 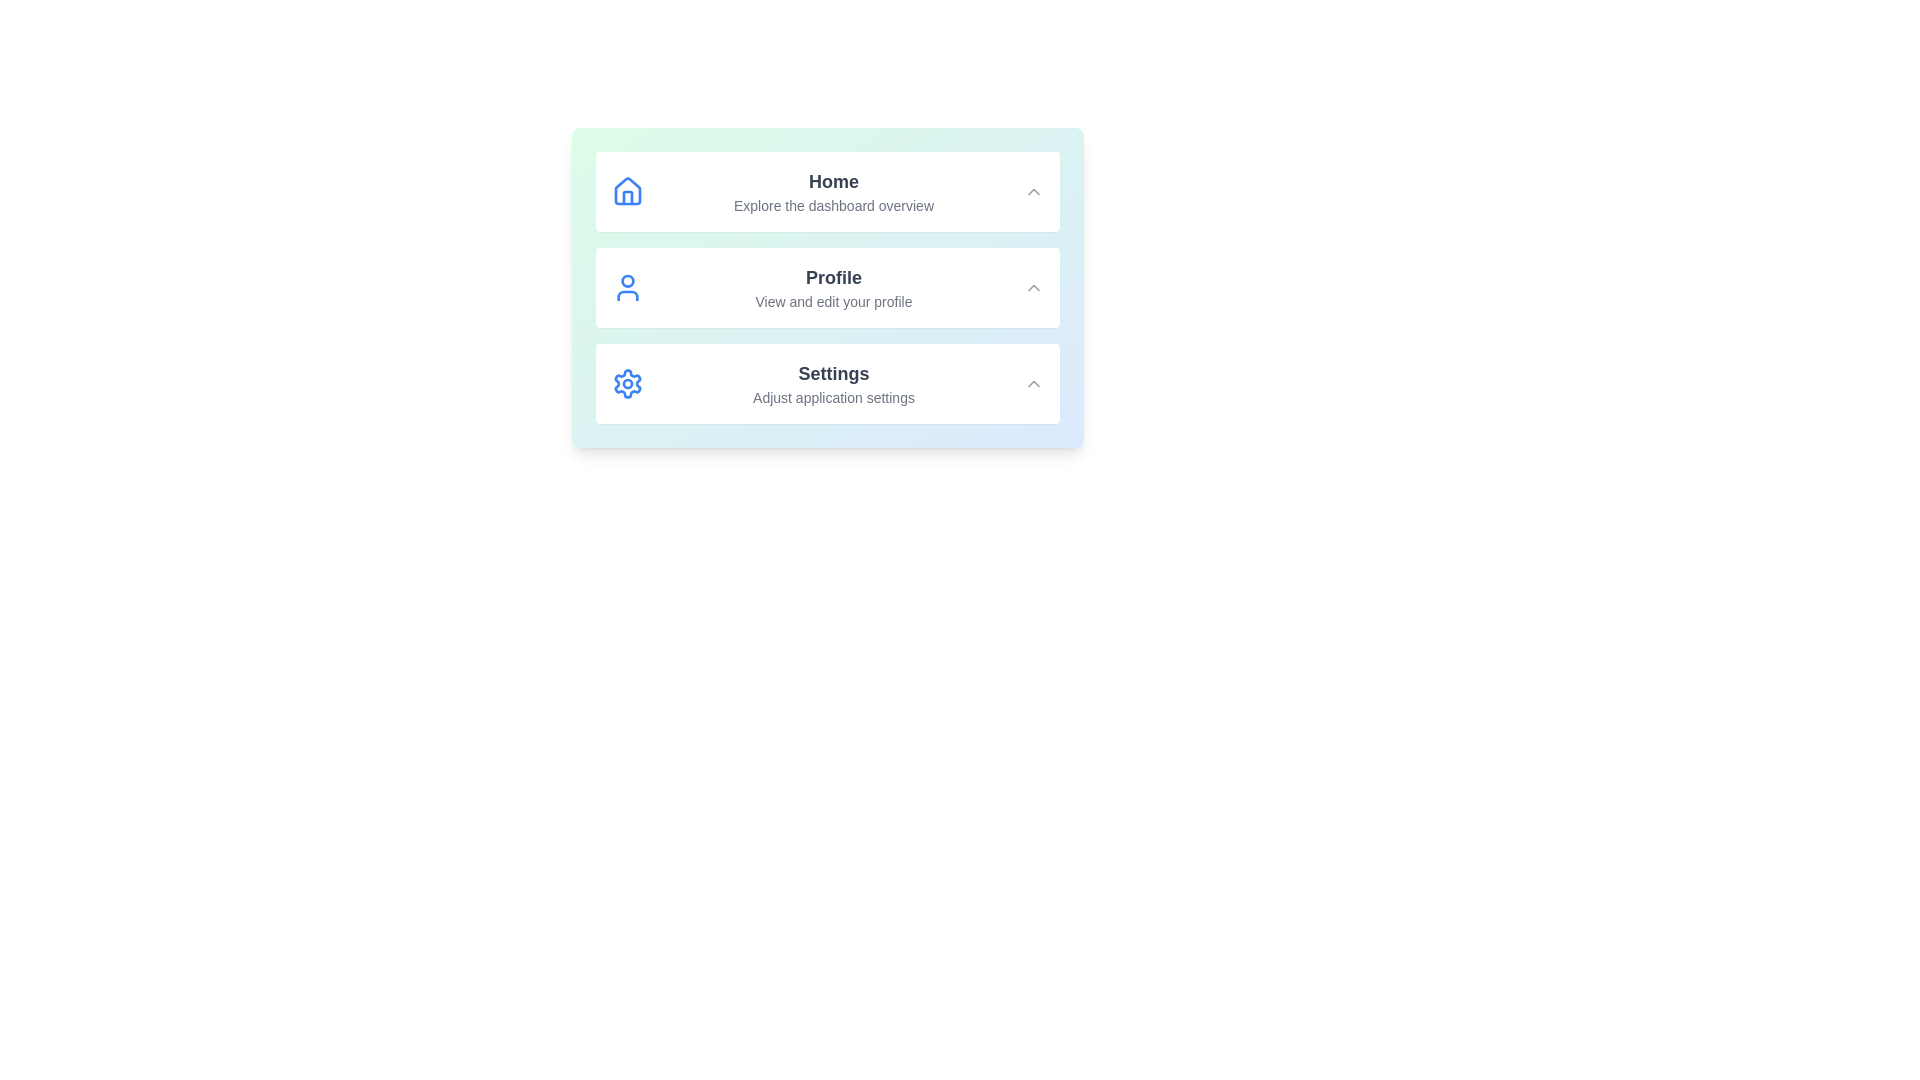 What do you see at coordinates (627, 384) in the screenshot?
I see `the icon representing the Settings section` at bounding box center [627, 384].